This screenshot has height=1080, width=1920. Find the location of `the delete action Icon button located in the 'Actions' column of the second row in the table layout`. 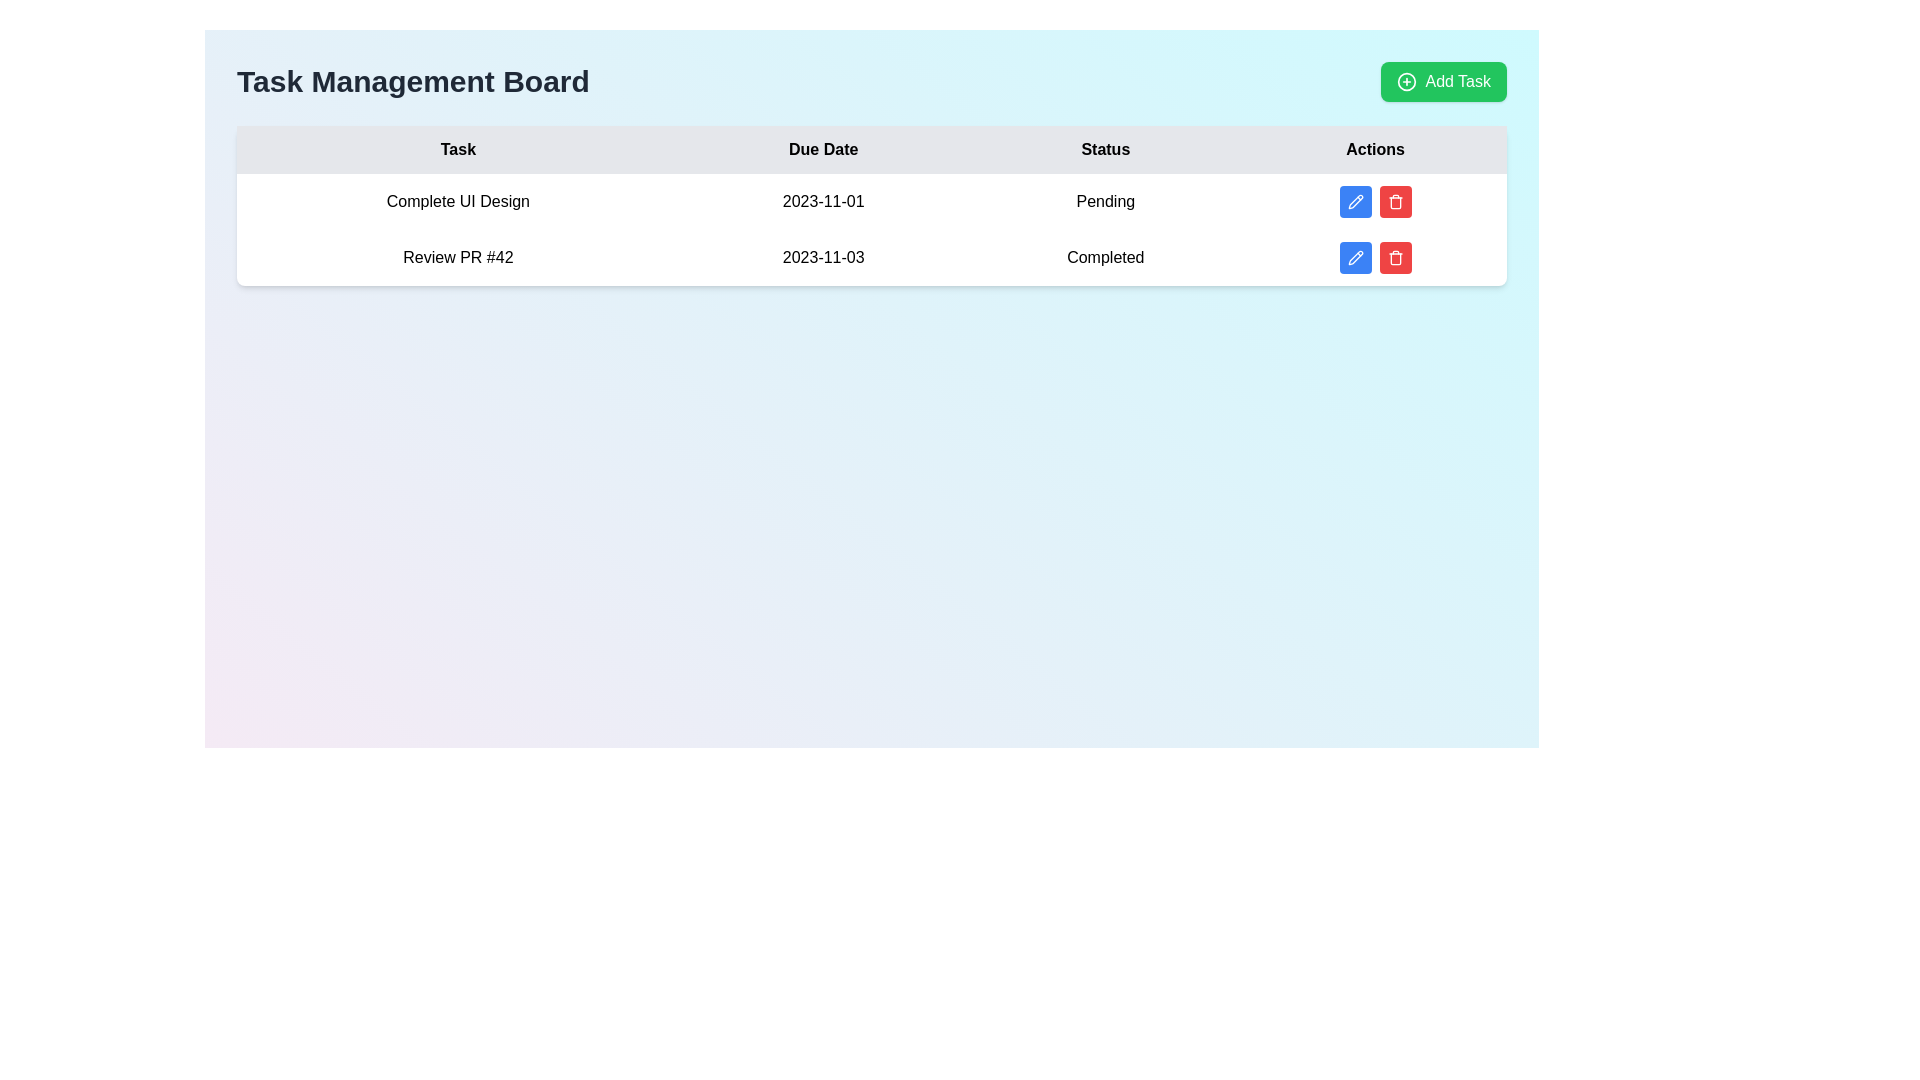

the delete action Icon button located in the 'Actions' column of the second row in the table layout is located at coordinates (1394, 201).